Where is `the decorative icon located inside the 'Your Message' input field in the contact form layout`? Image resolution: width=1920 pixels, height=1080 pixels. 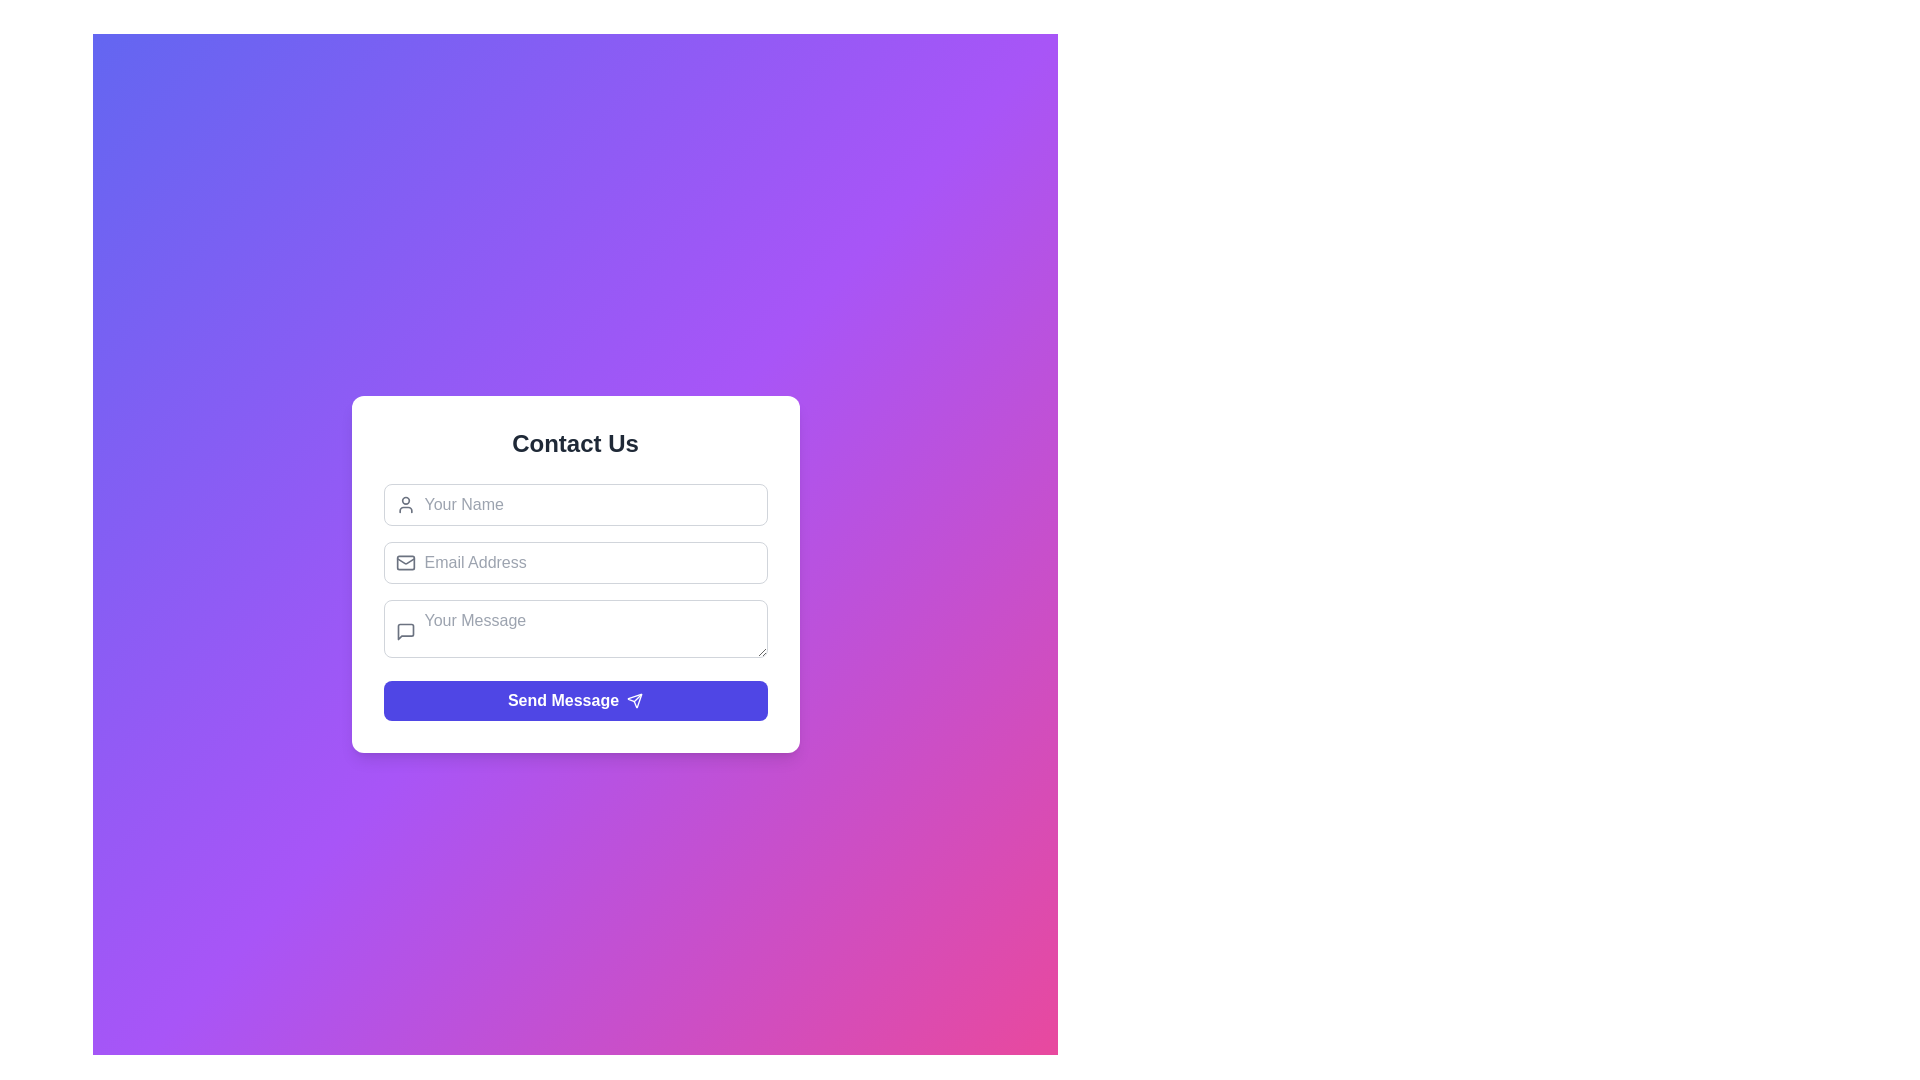
the decorative icon located inside the 'Your Message' input field in the contact form layout is located at coordinates (404, 632).